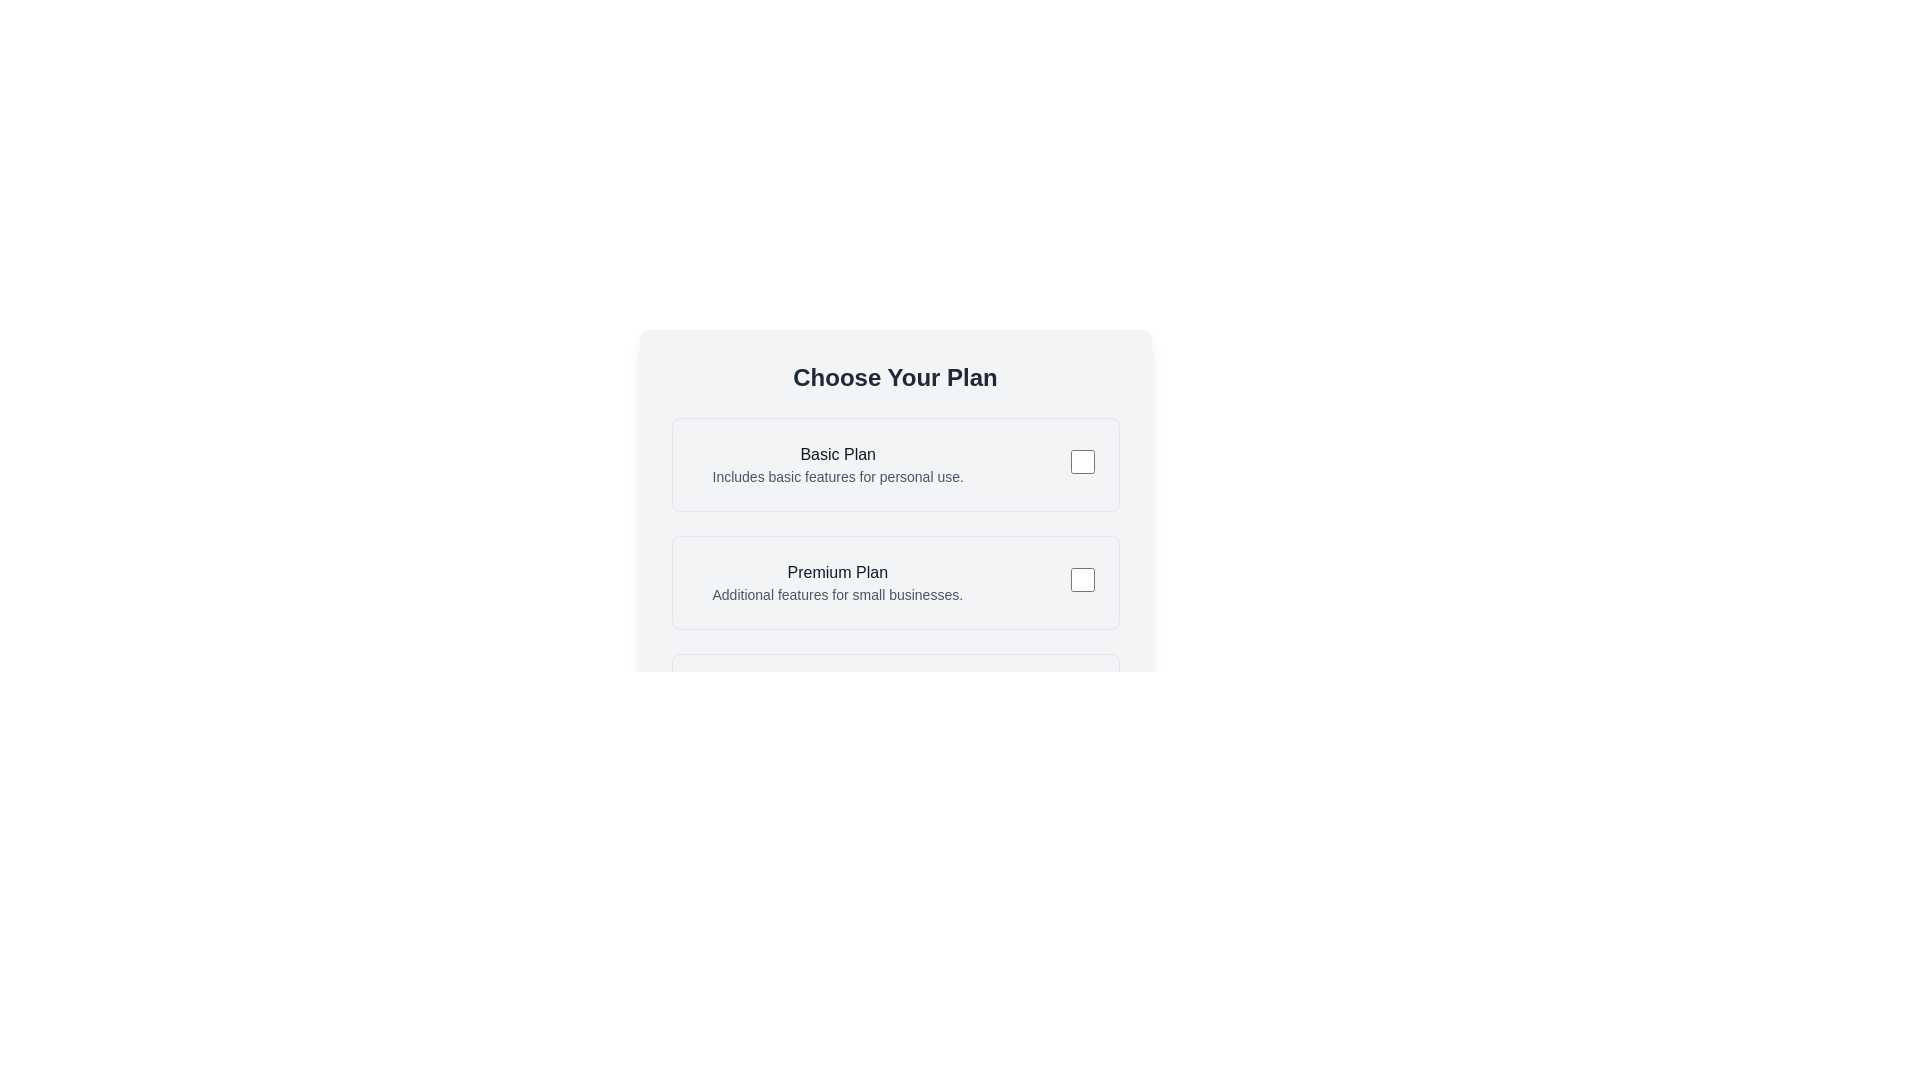 This screenshot has height=1080, width=1920. I want to click on to select the checkbox with an indigo border and light background located to the right of the text 'Premium Plan' in the 'Choose Your Plan' interface, so click(1081, 582).